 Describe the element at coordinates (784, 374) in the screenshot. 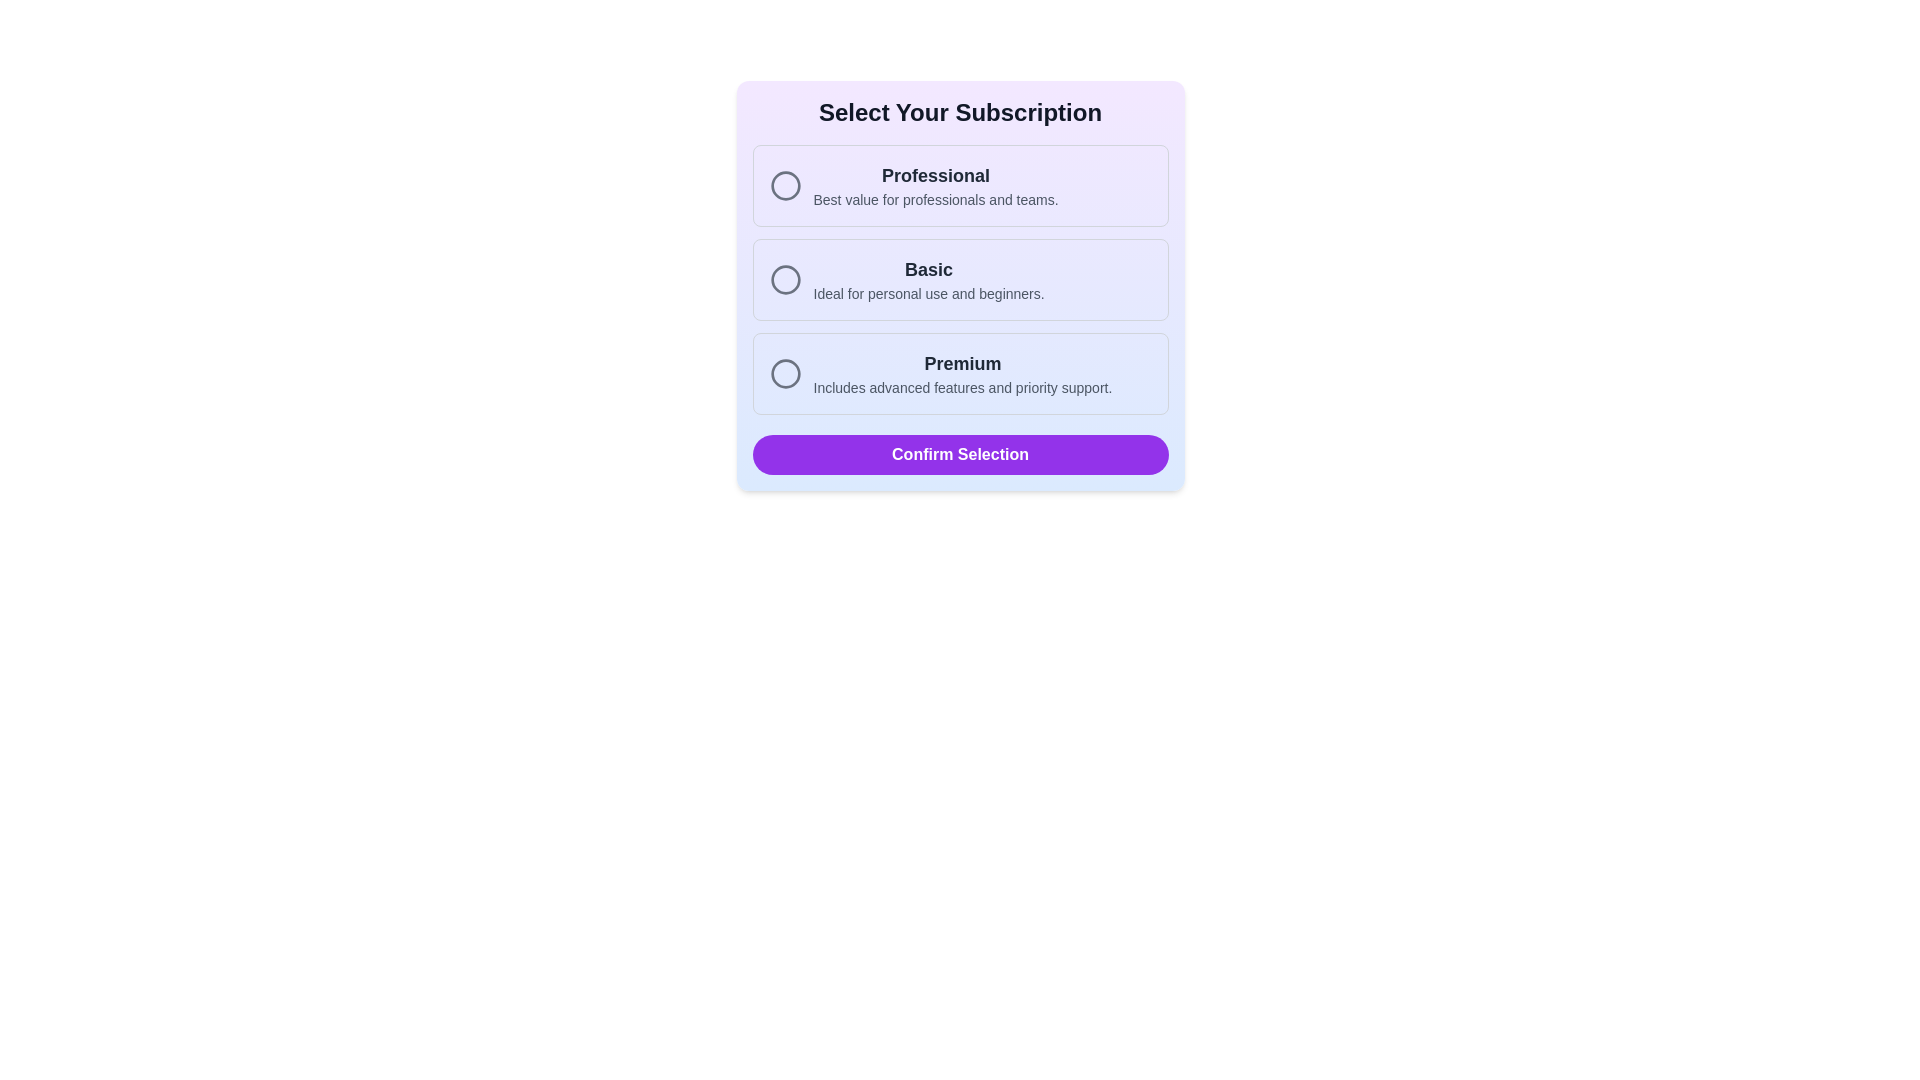

I see `the circular icon with a gray border and light-colored fill located in the Premium selection row, specifically to the left of the text 'Premium'` at that location.